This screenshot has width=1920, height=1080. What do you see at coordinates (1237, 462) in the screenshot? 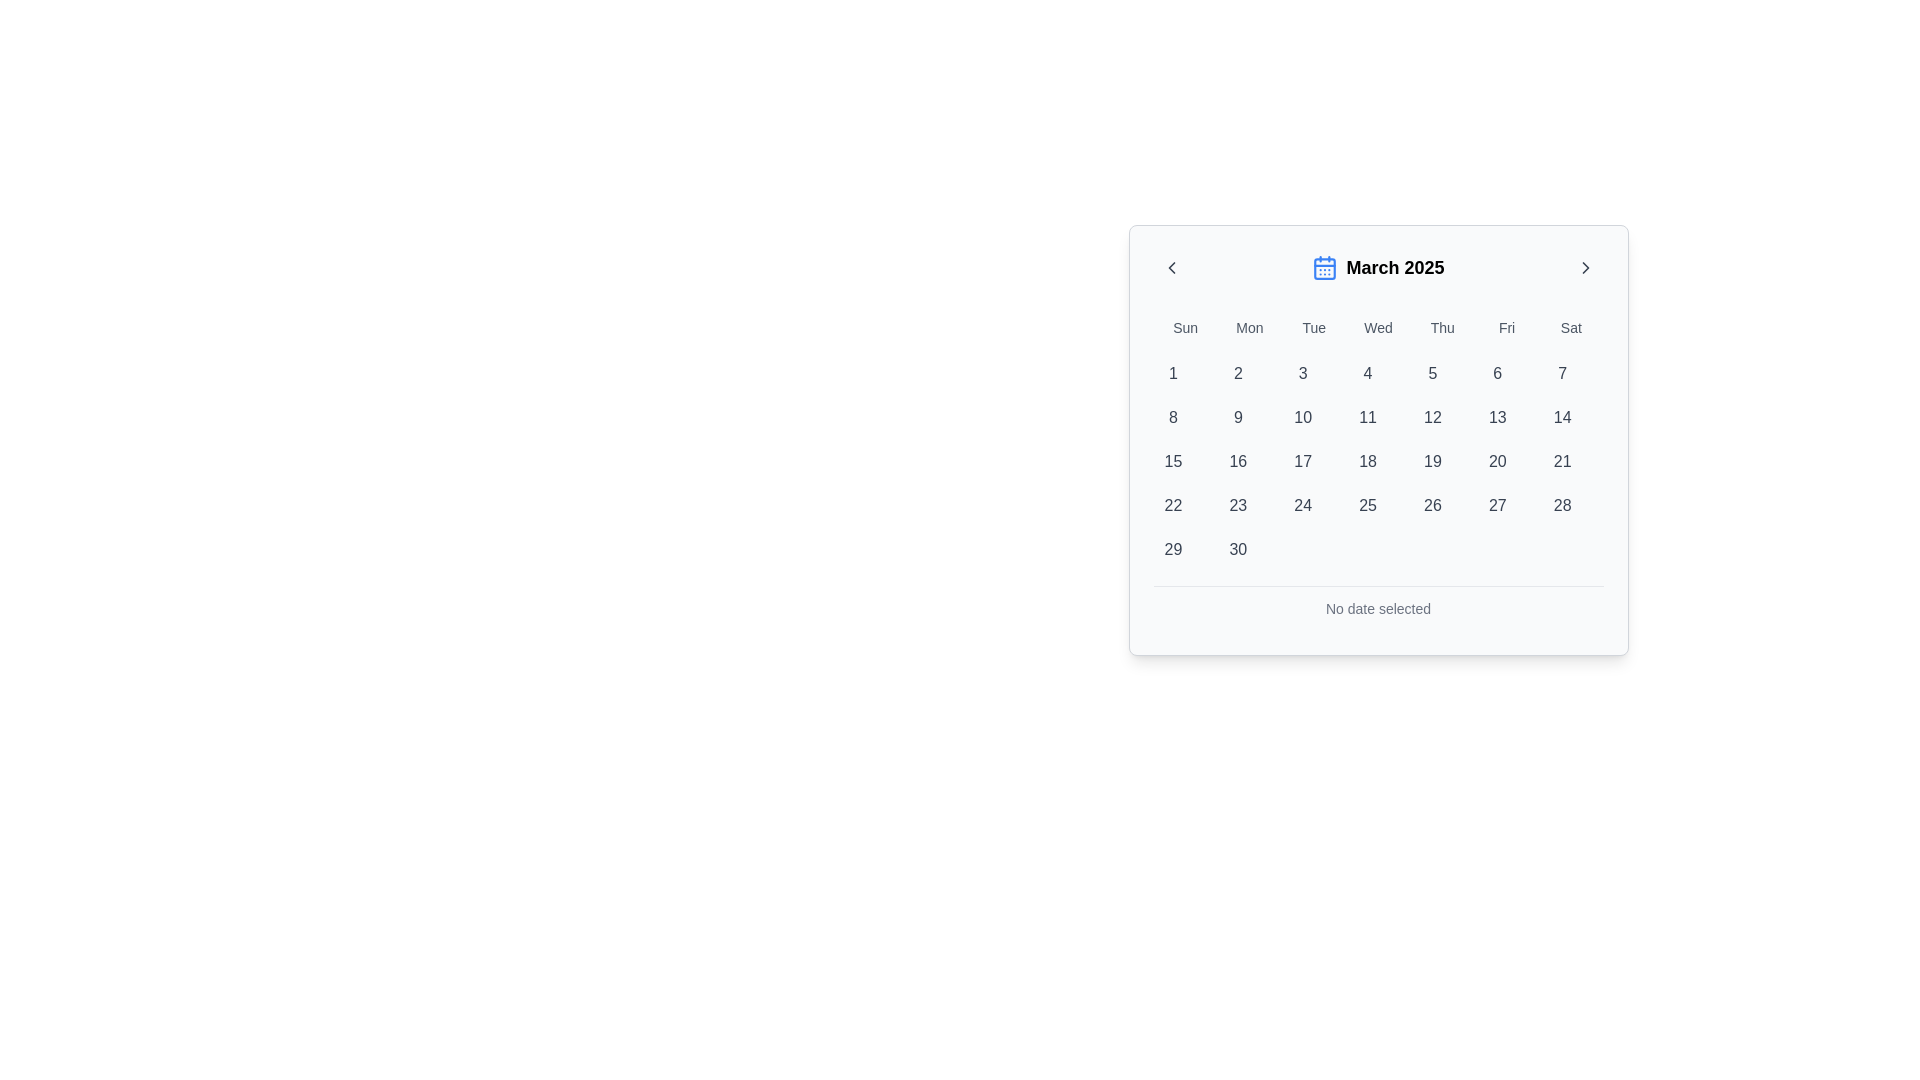
I see `the button representing the date '16' in the calendar` at bounding box center [1237, 462].